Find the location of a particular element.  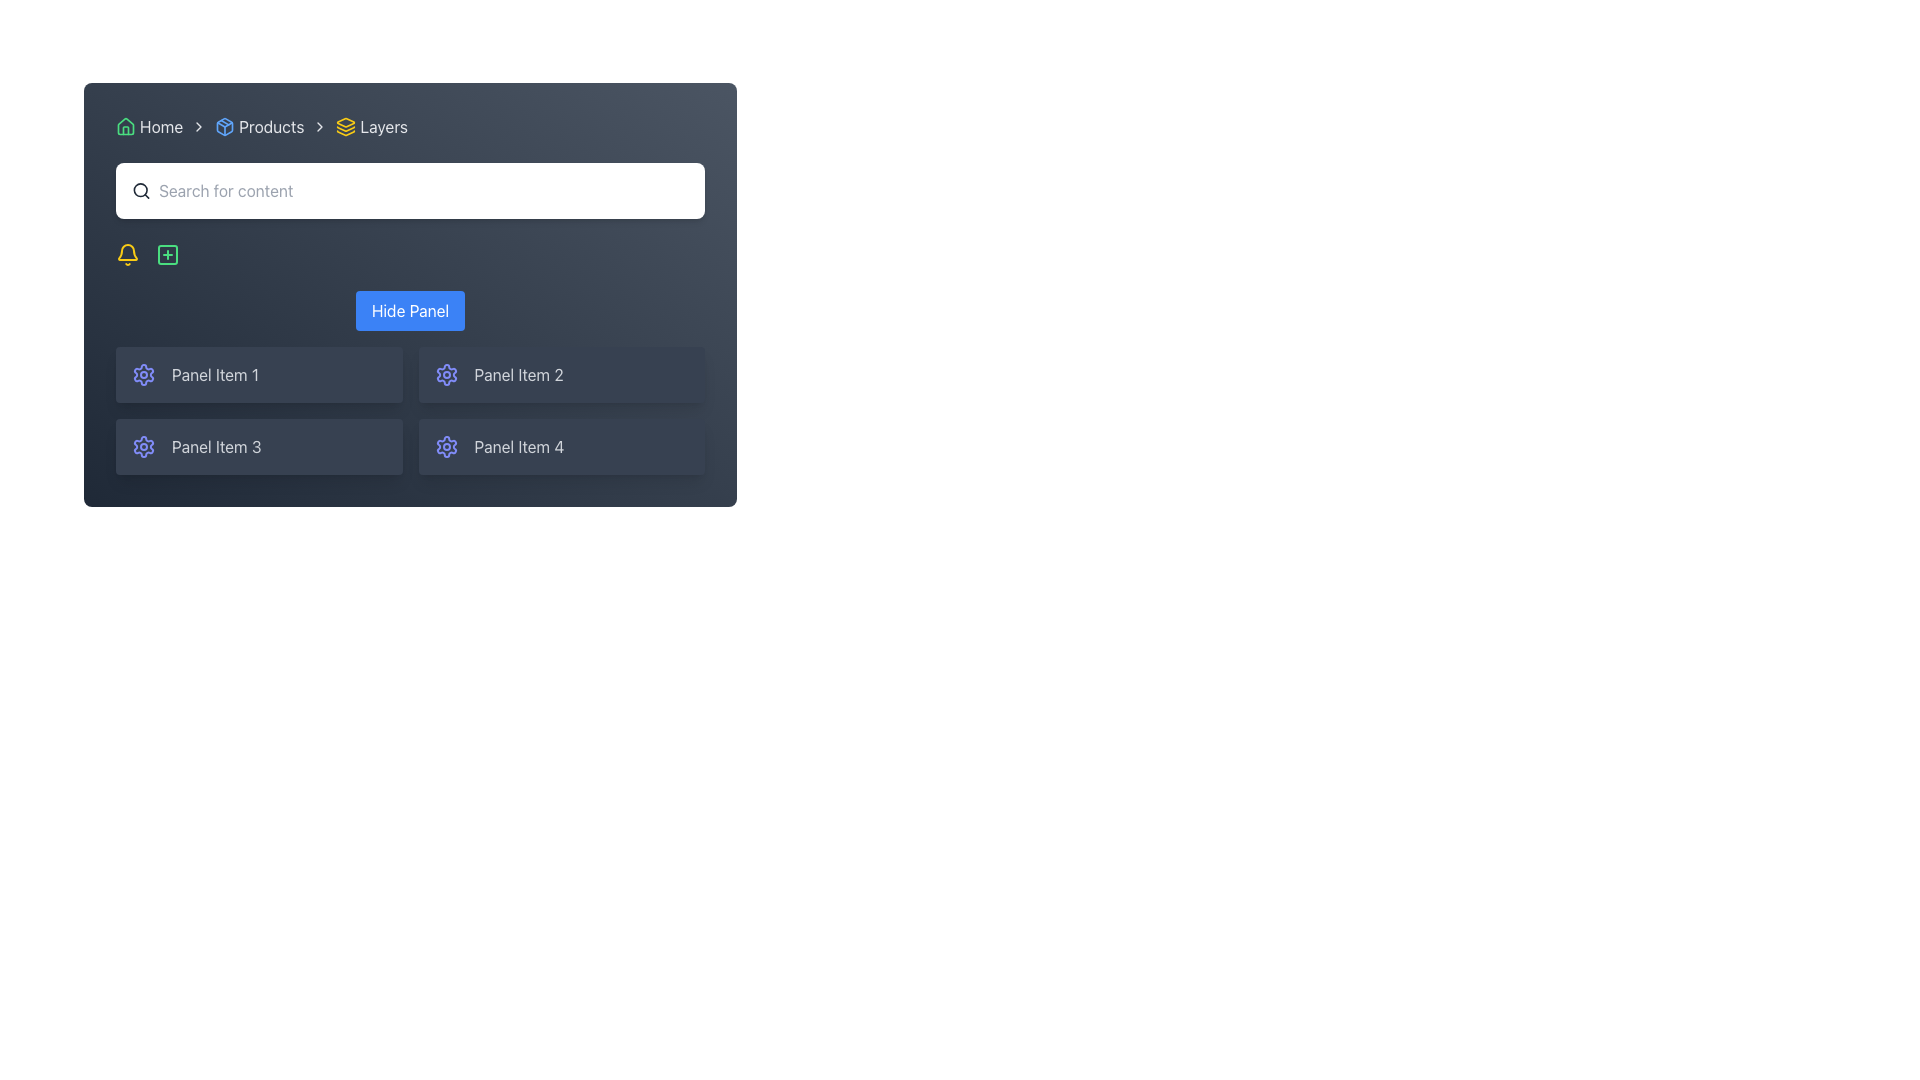

the settings icon located in the bottom-left position of the grid within the 'Panel Item 3' box is located at coordinates (143, 446).